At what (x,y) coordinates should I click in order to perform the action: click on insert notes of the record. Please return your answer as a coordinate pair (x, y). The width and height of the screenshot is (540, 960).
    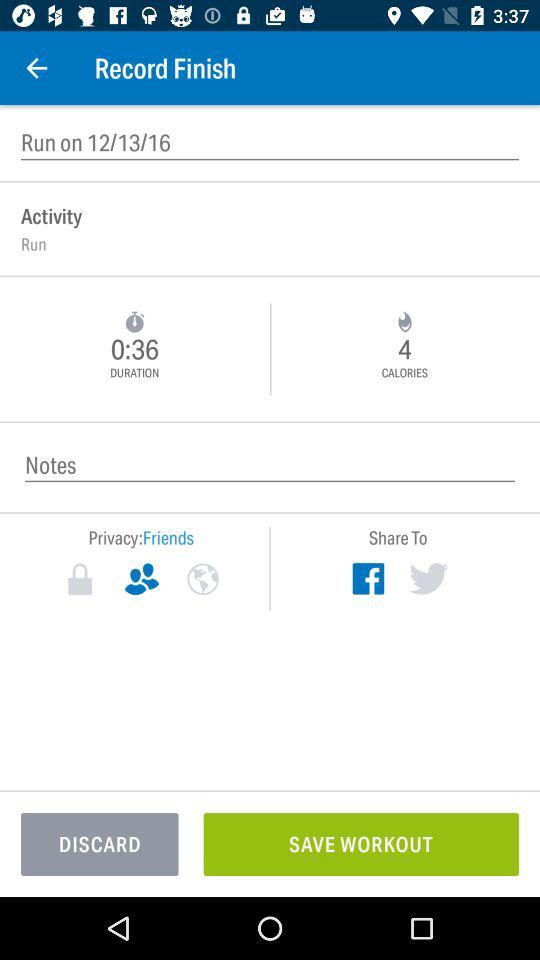
    Looking at the image, I should click on (270, 464).